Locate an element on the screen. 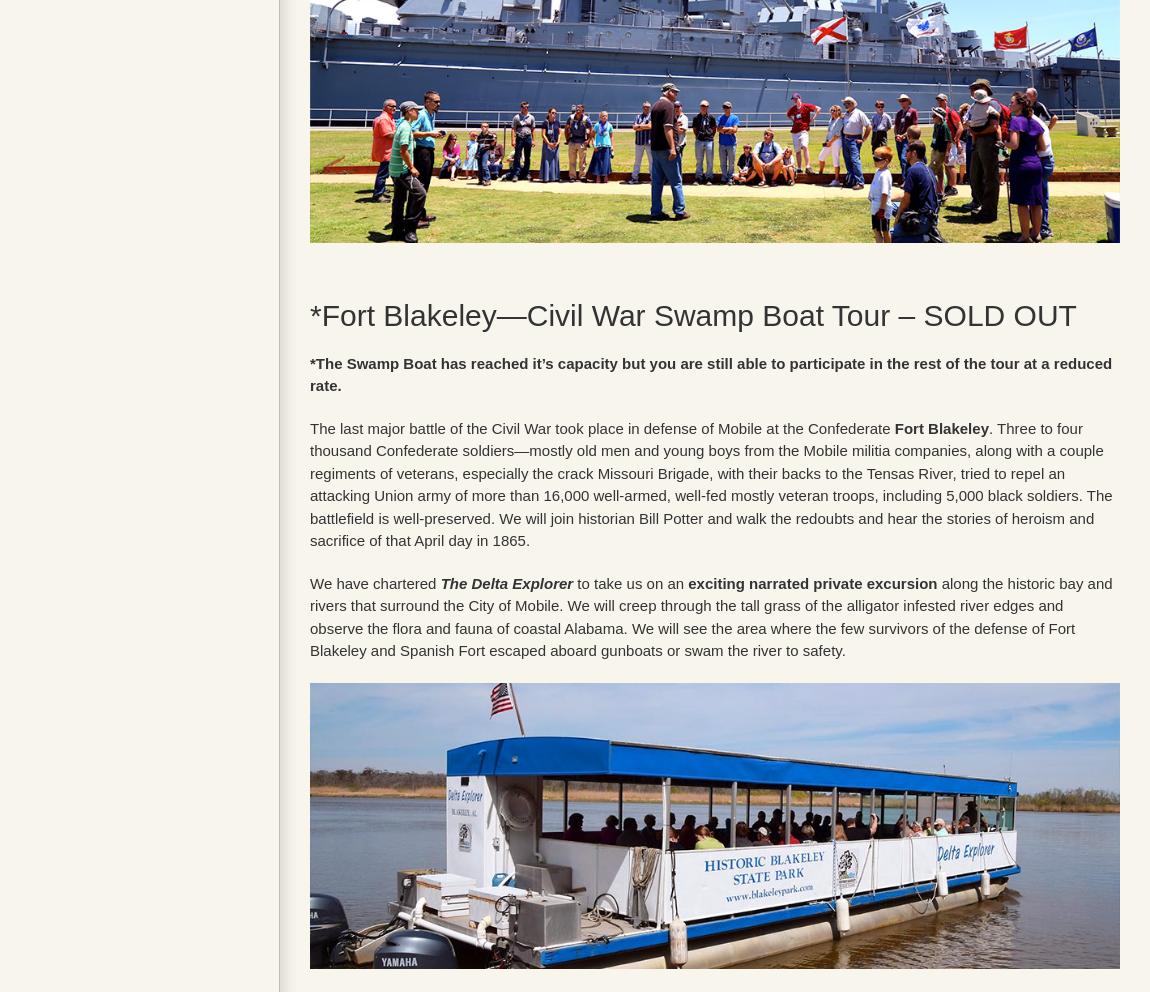 The height and width of the screenshot is (992, 1150). '. Three to four thousand Confederate soldiers—mostly old men and young boys from the Mobile militia companies, along with a couple regiments of veterans, especially the crack Missouri Brigade, with their backs to the Tensas River, tried to repel an attacking Union army of more than 16,000 well-armed, well-fed mostly veteran troops, including 5,000 black soldiers. The battlefield is well-preserved. We will join historian Bill Potter and walk the redoubts and hear the stories of heroism and sacrifice of that April day in 1865.' is located at coordinates (310, 483).